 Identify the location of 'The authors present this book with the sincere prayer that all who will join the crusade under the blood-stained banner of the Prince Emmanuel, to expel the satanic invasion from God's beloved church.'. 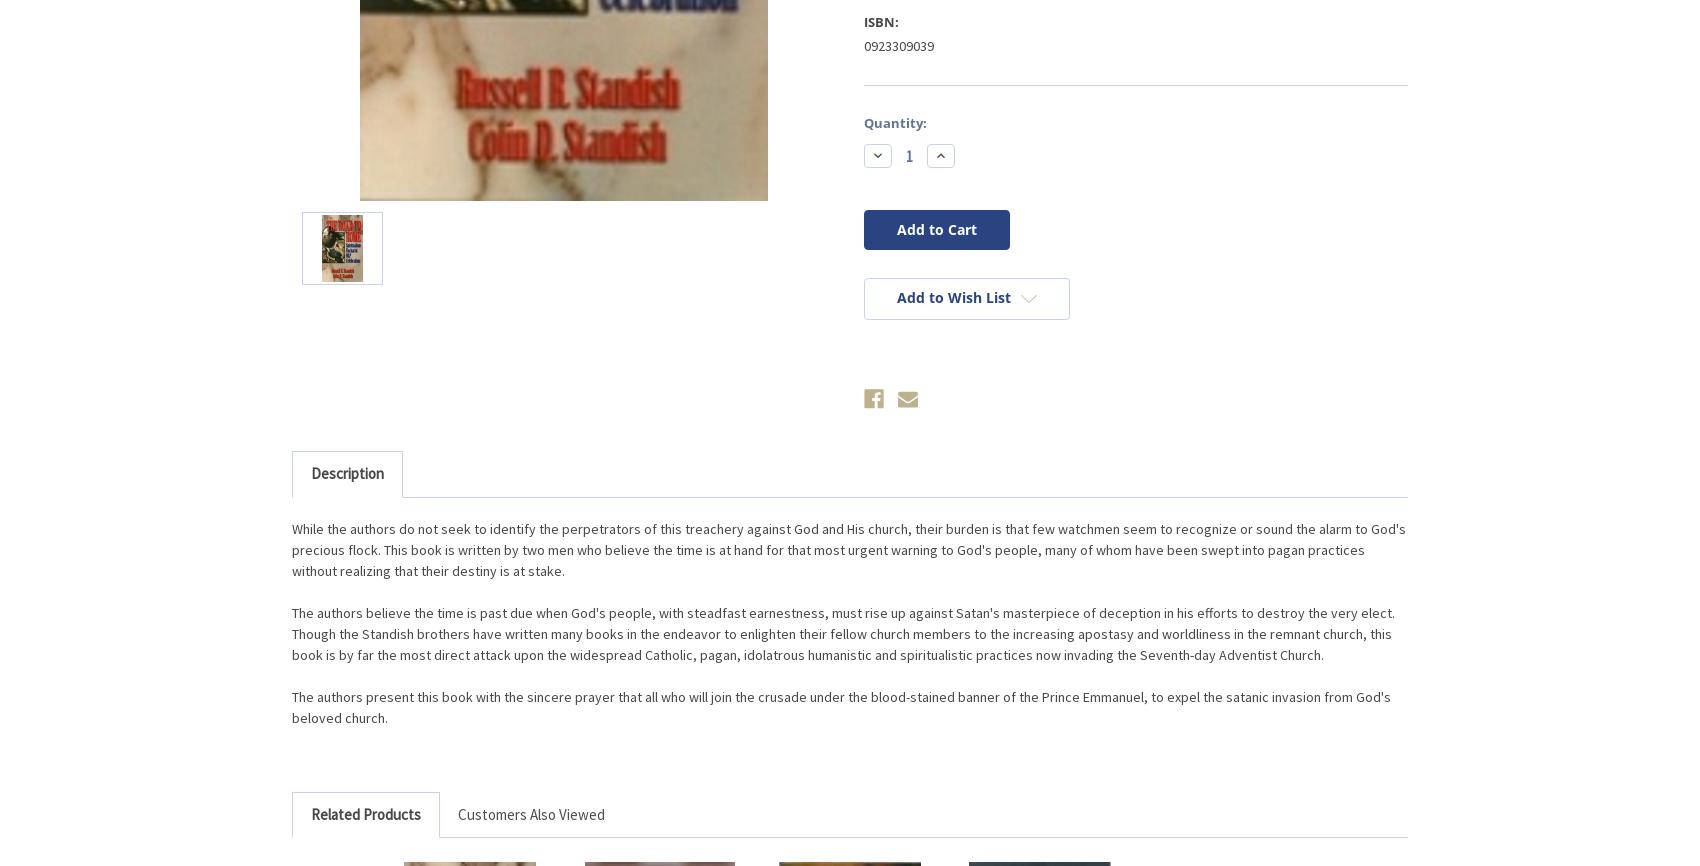
(840, 705).